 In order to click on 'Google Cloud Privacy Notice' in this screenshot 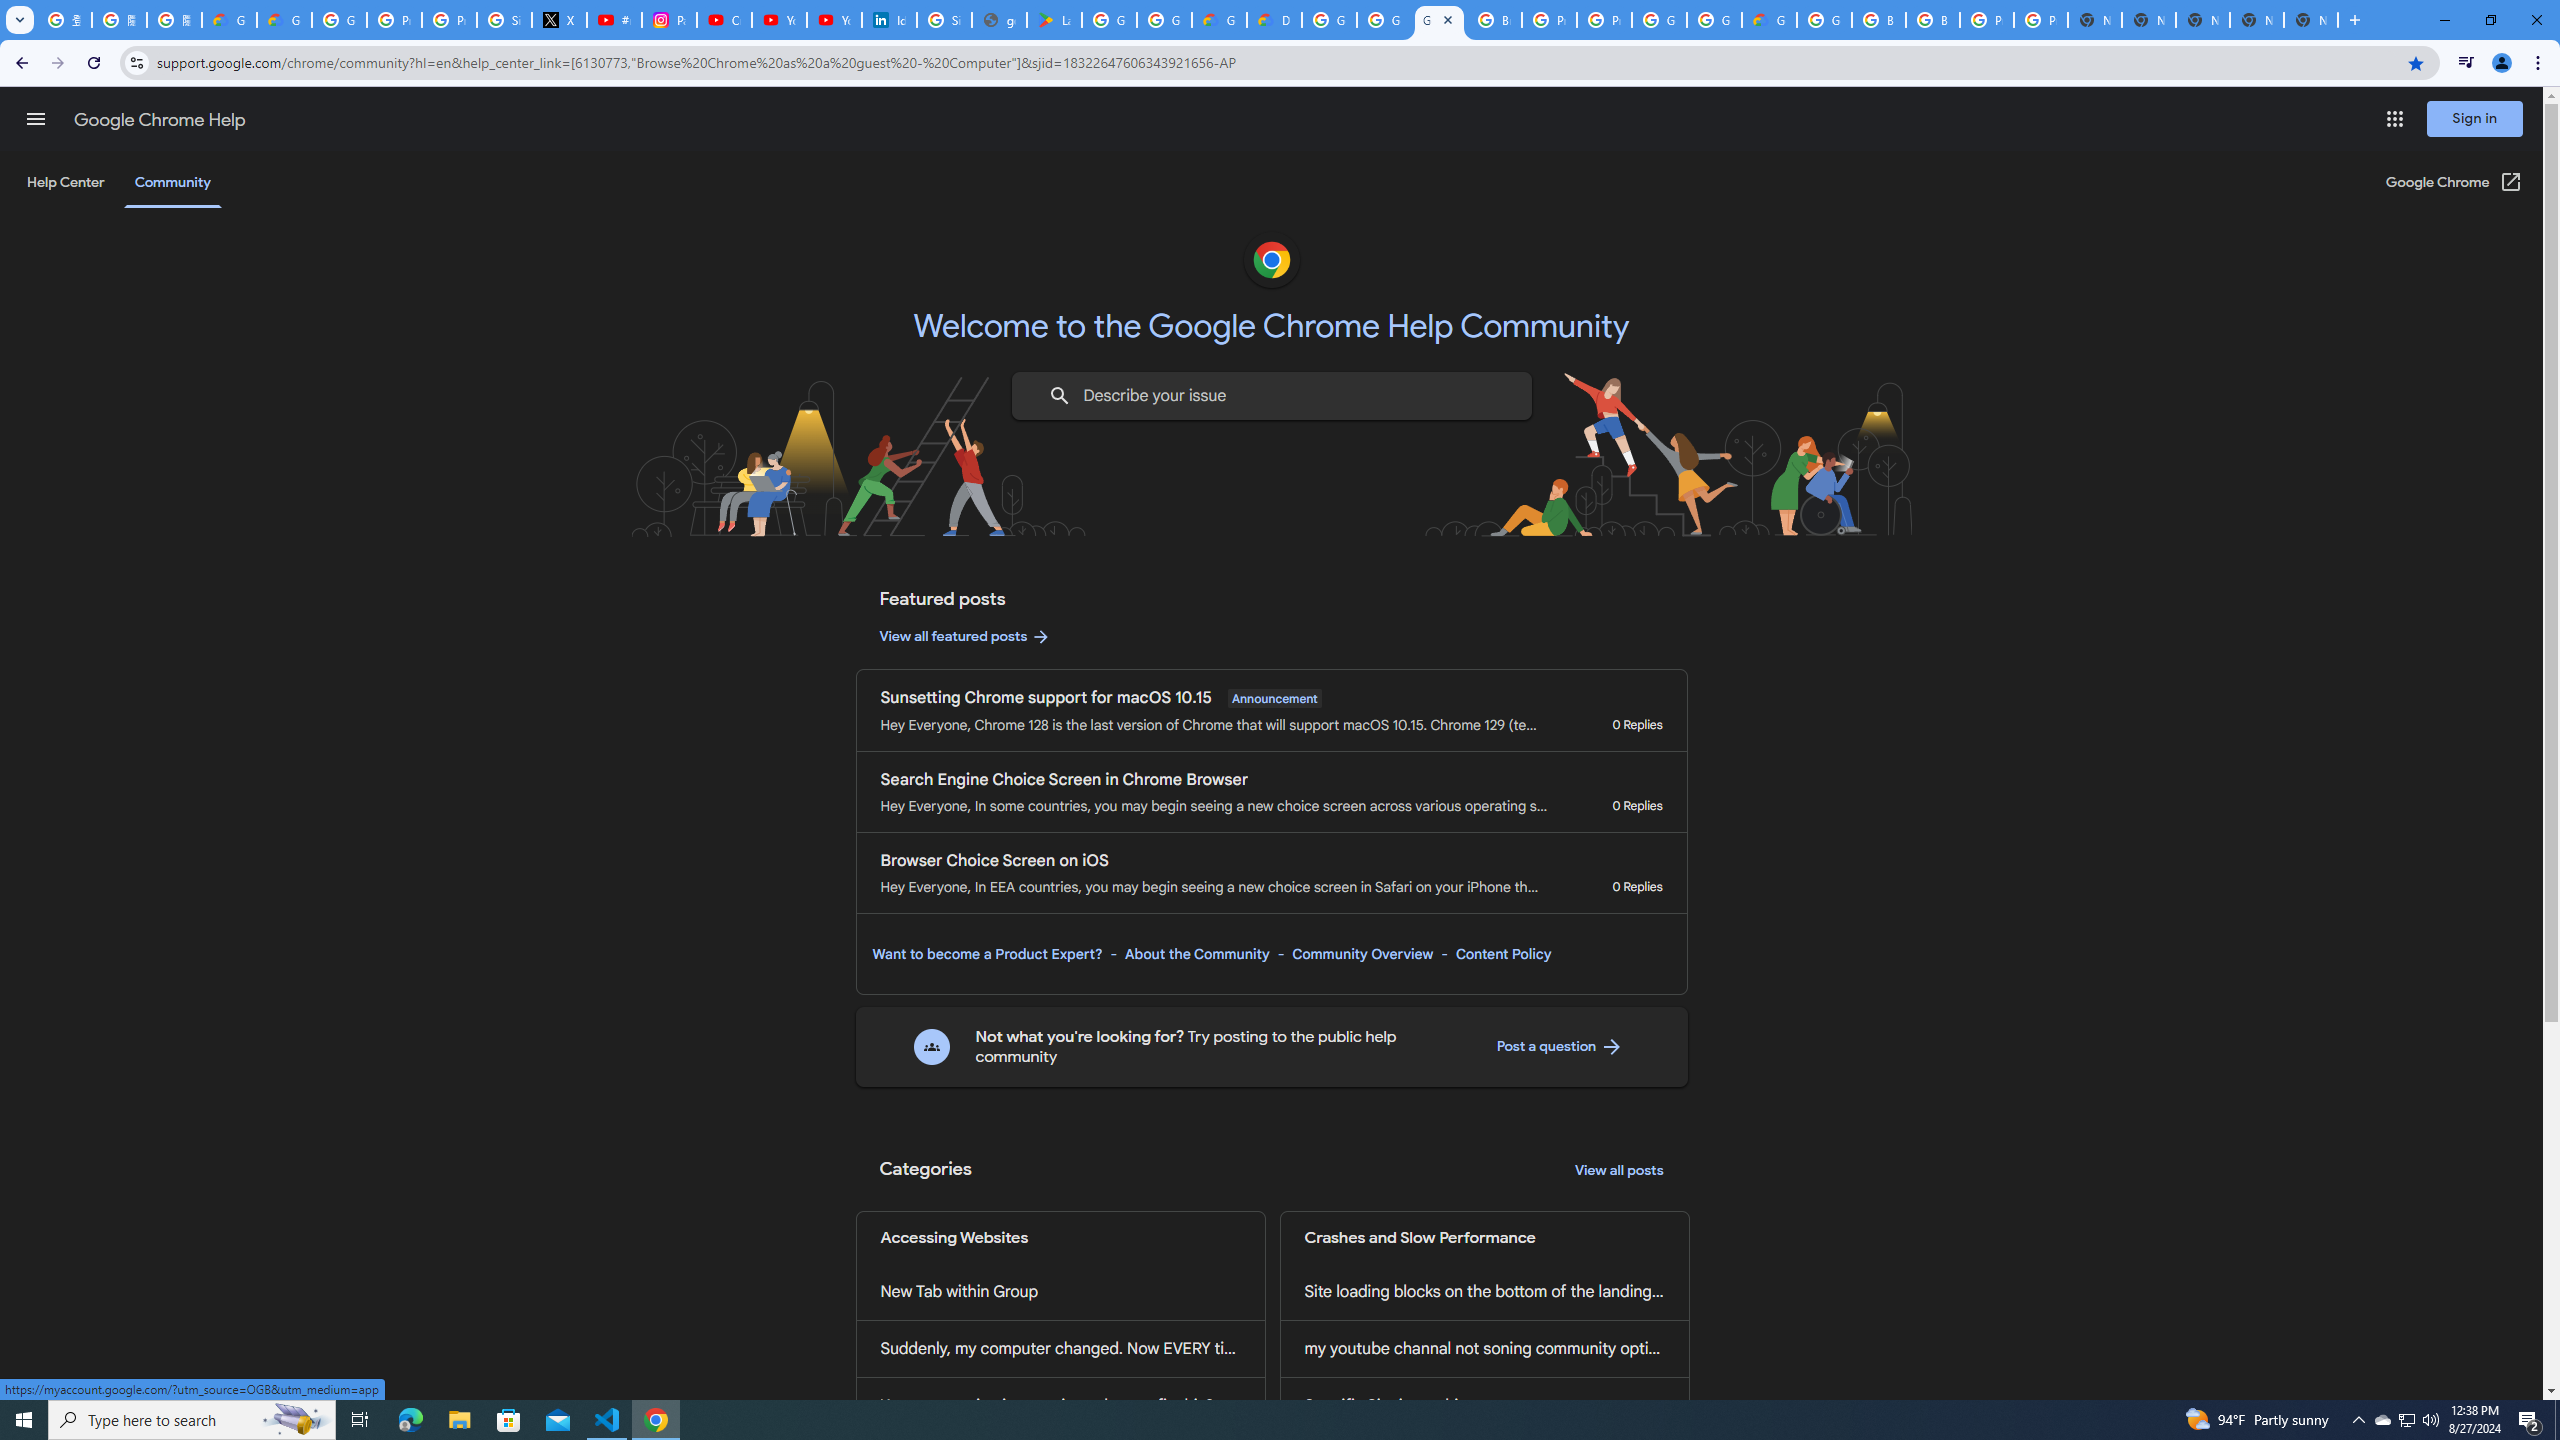, I will do `click(228, 19)`.